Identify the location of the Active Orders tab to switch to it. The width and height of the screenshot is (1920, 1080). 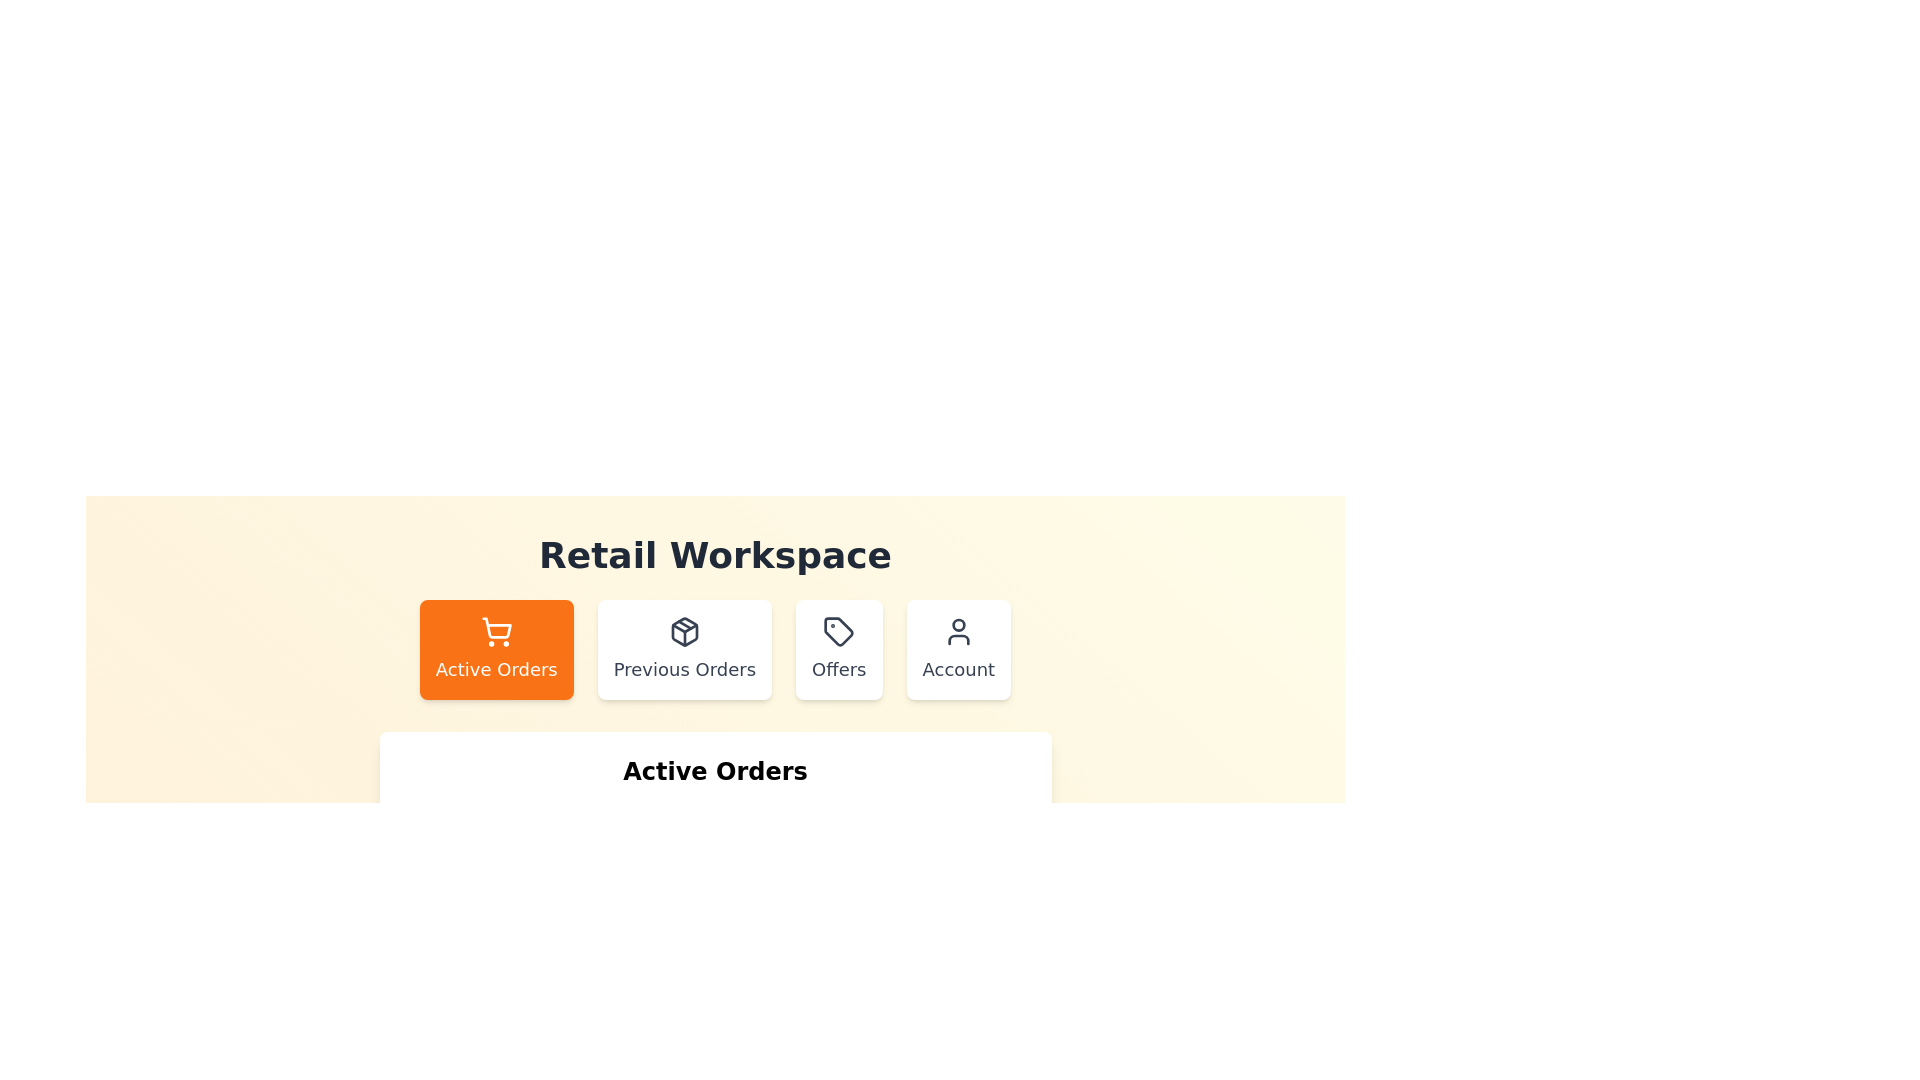
(496, 650).